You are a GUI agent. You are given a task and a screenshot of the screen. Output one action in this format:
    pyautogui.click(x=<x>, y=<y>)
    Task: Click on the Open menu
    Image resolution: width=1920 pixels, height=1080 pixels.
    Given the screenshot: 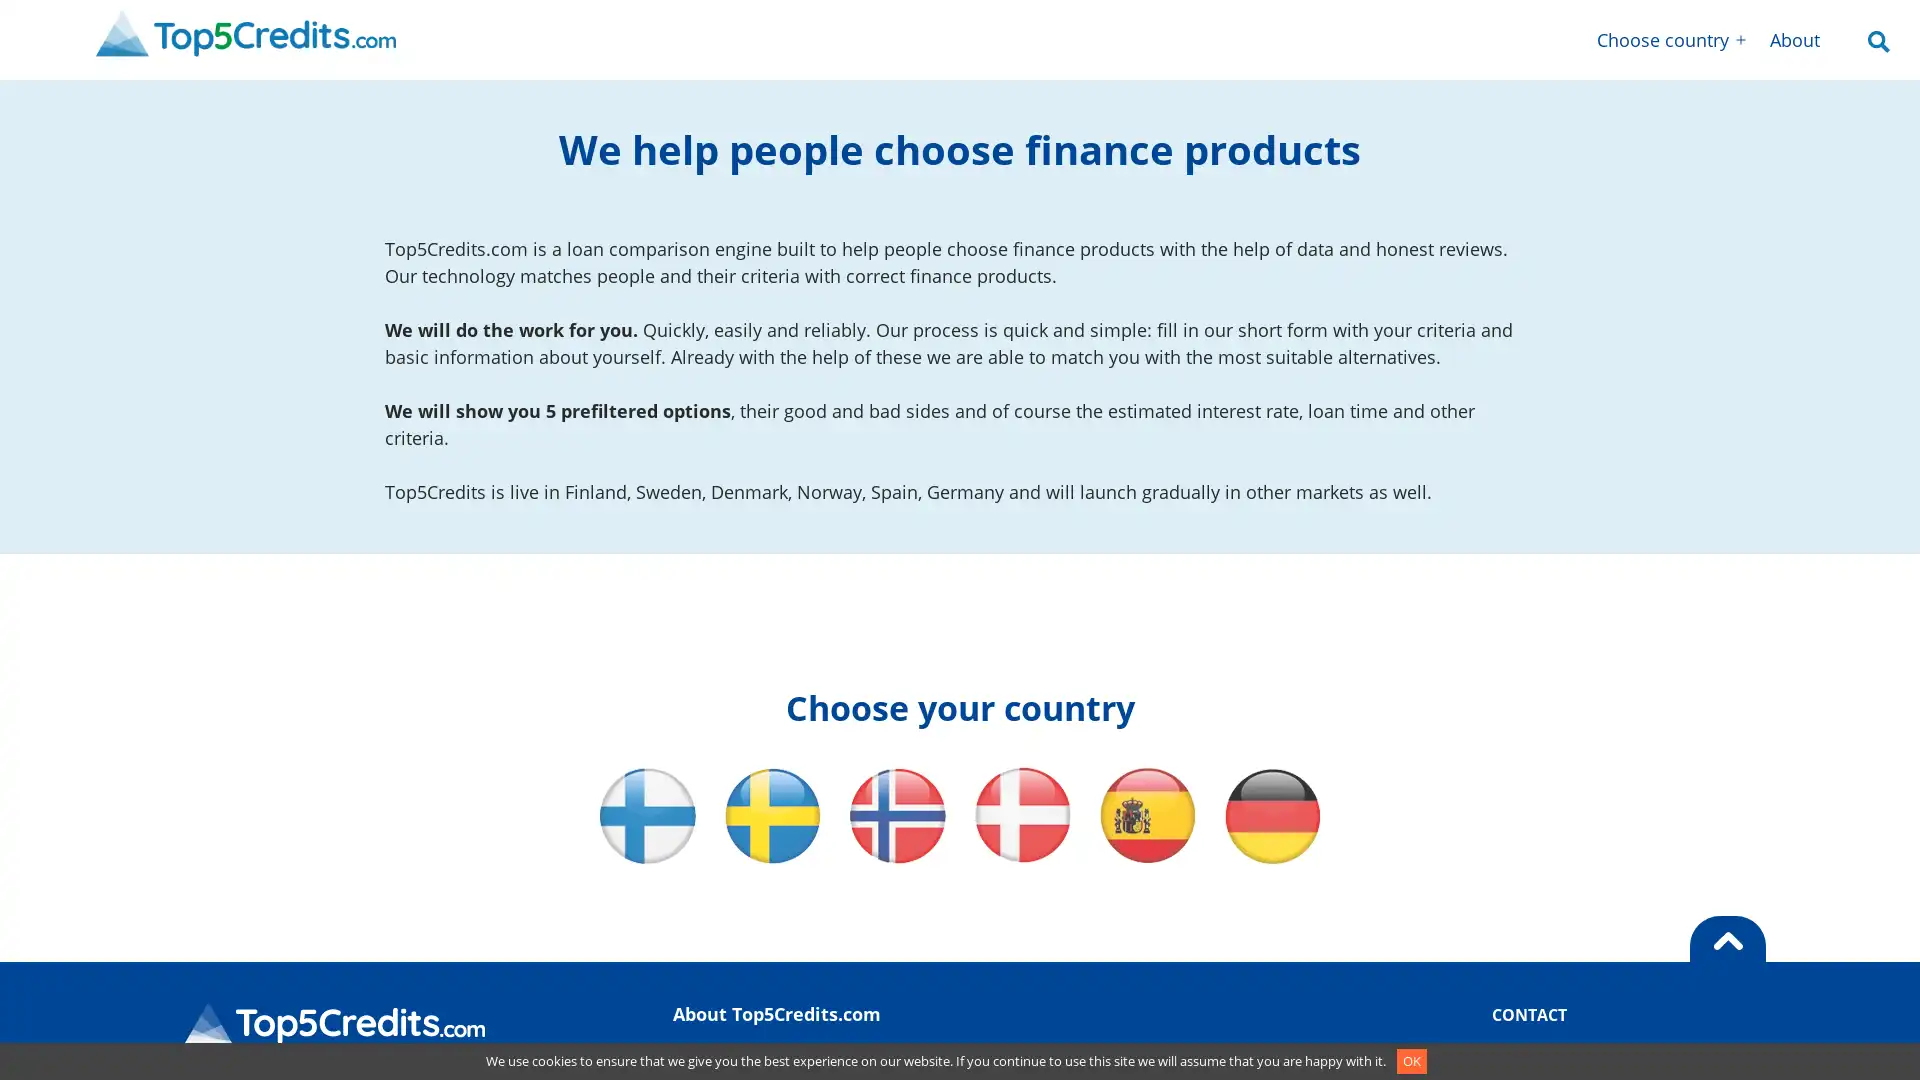 What is the action you would take?
    pyautogui.click(x=1740, y=39)
    